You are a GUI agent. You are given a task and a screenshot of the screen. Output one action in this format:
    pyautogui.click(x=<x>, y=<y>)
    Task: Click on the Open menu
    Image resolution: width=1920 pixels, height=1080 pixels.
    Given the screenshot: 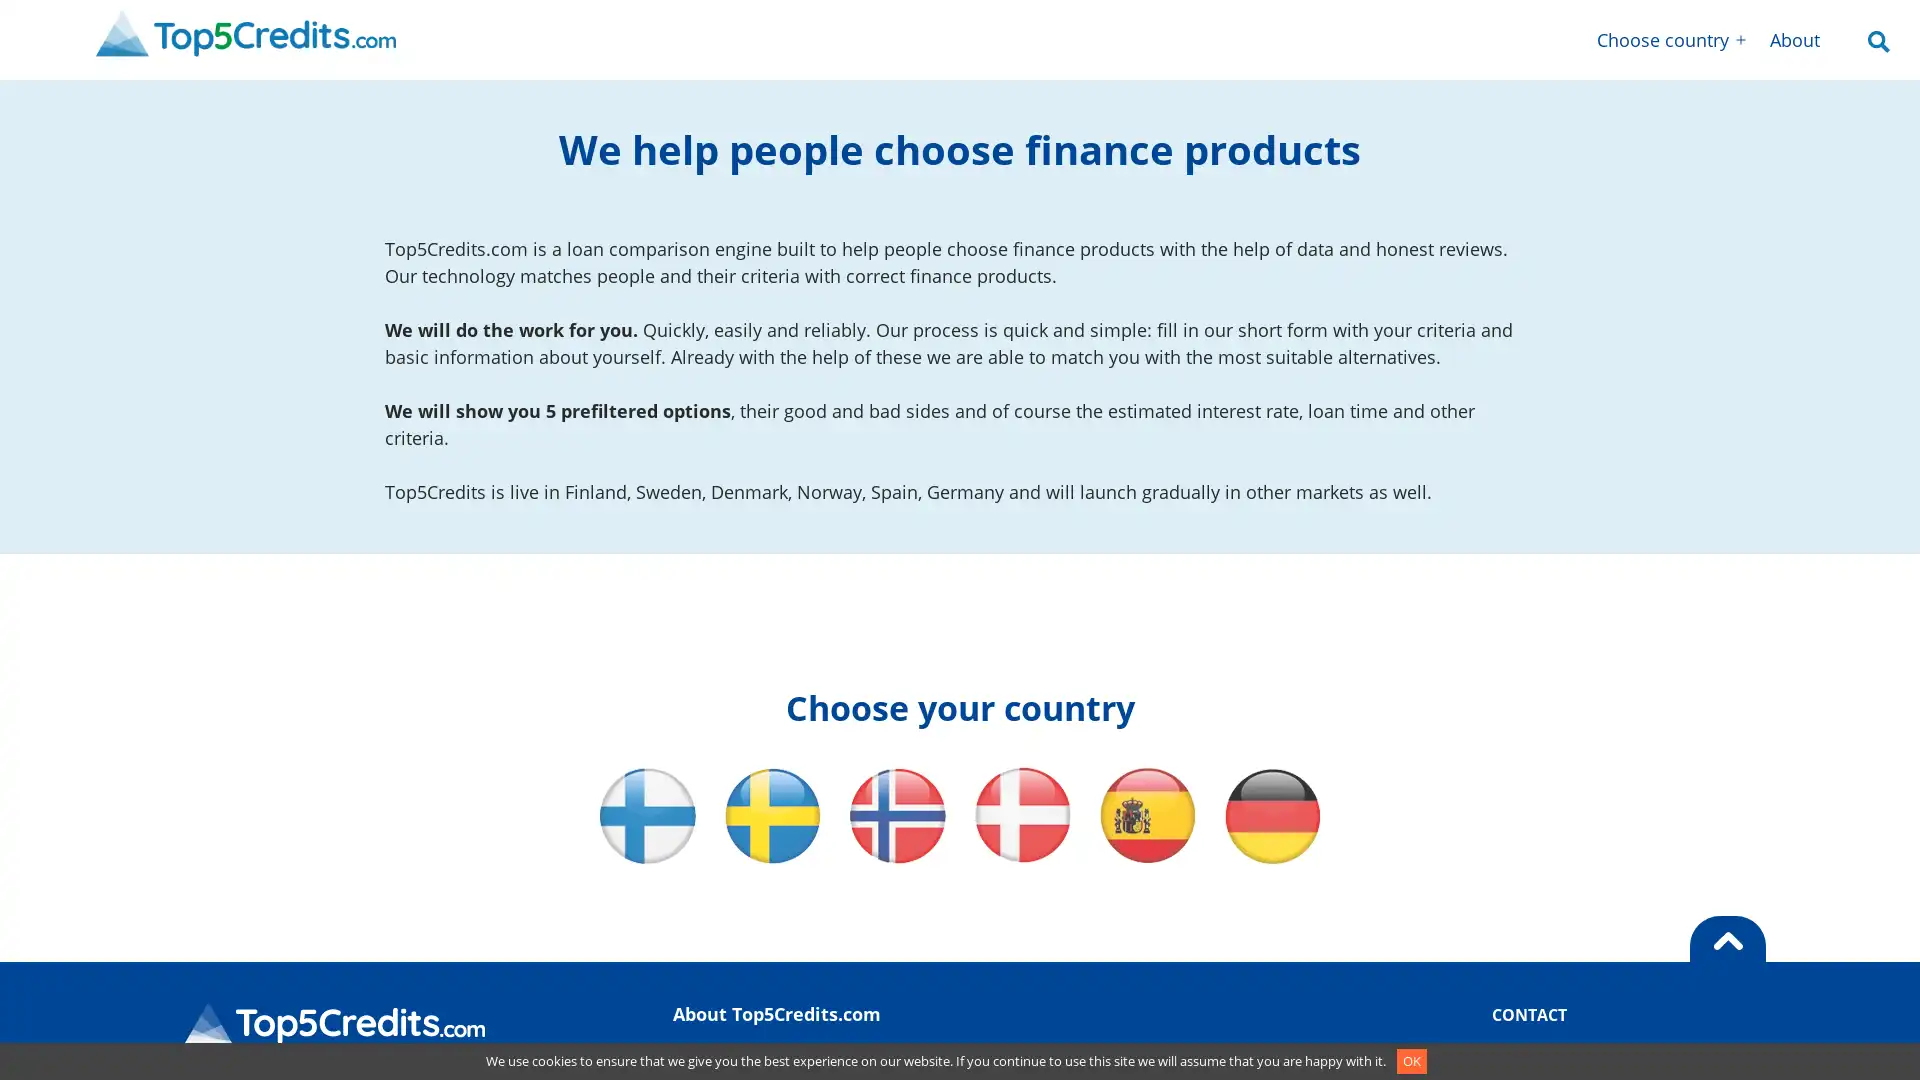 What is the action you would take?
    pyautogui.click(x=1740, y=39)
    